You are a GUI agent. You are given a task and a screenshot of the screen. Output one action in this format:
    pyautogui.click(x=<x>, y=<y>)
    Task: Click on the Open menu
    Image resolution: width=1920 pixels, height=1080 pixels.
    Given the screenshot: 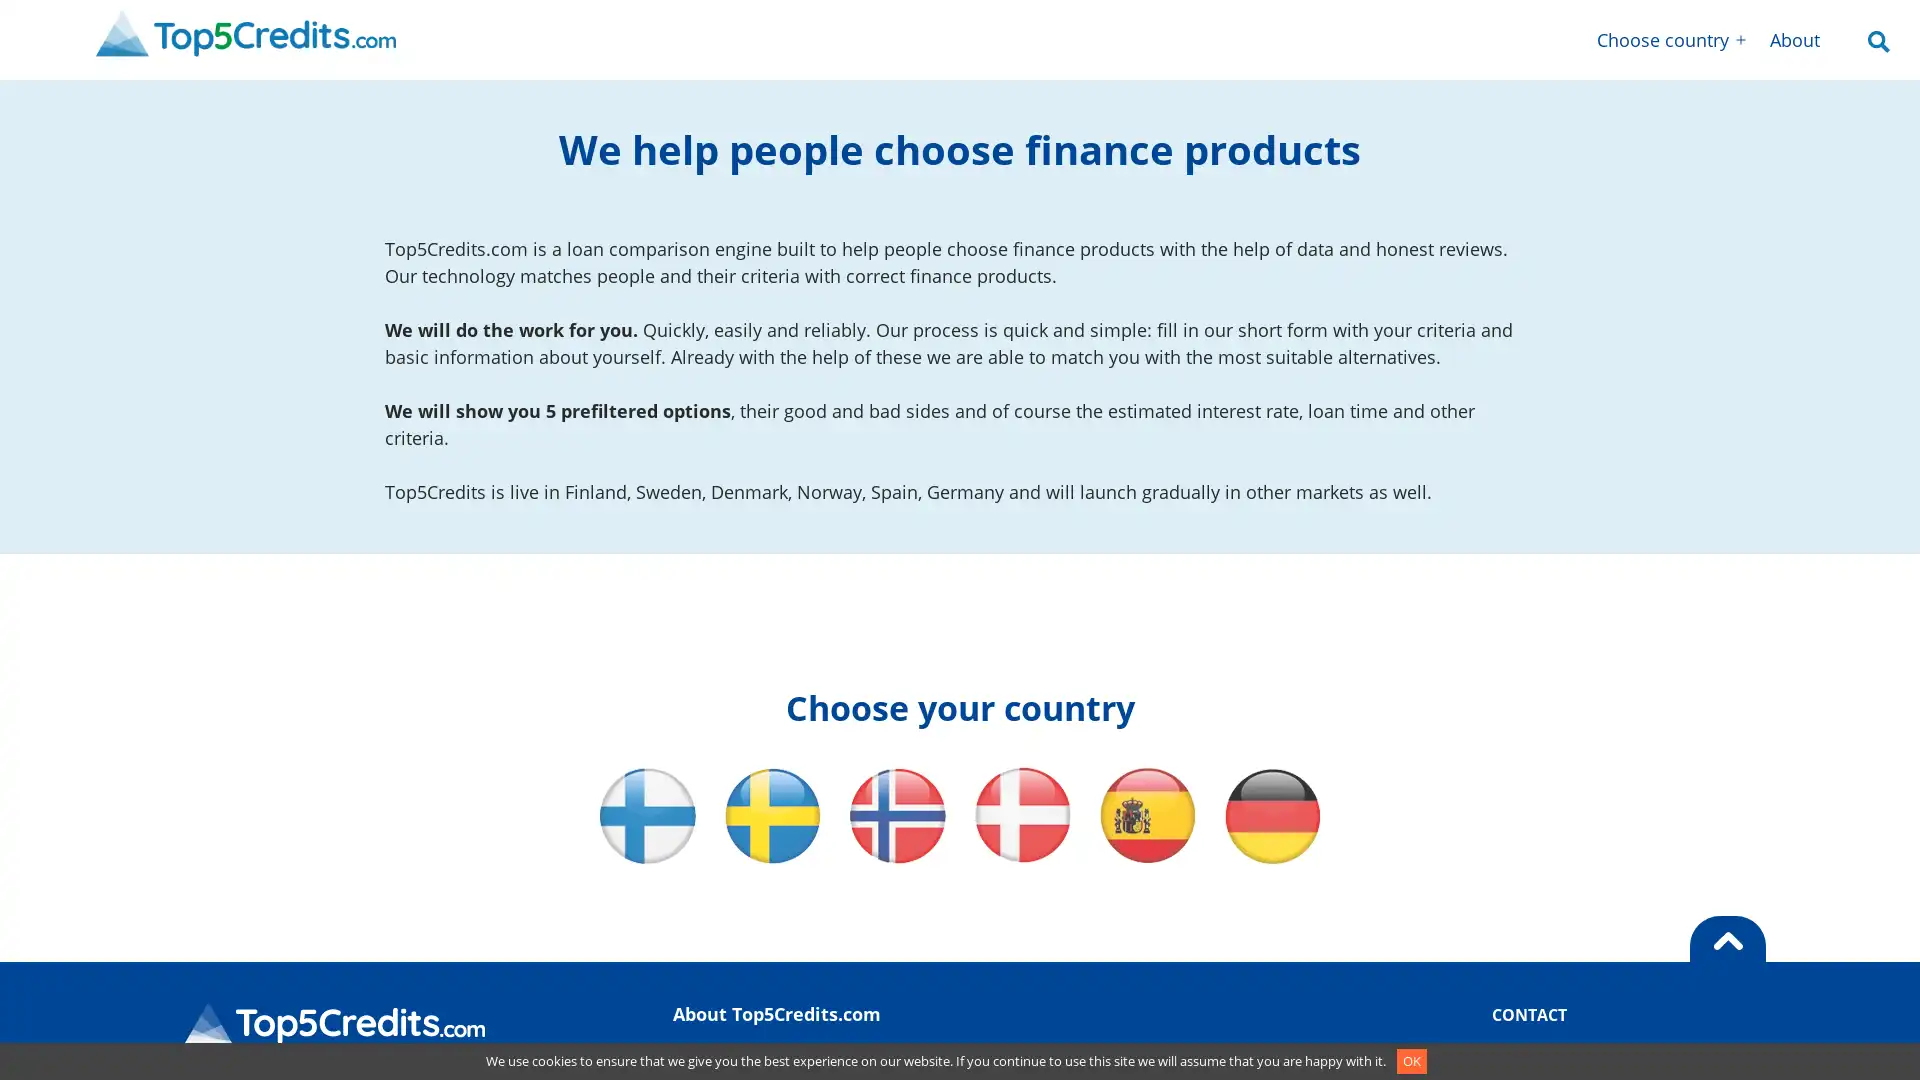 What is the action you would take?
    pyautogui.click(x=1740, y=39)
    